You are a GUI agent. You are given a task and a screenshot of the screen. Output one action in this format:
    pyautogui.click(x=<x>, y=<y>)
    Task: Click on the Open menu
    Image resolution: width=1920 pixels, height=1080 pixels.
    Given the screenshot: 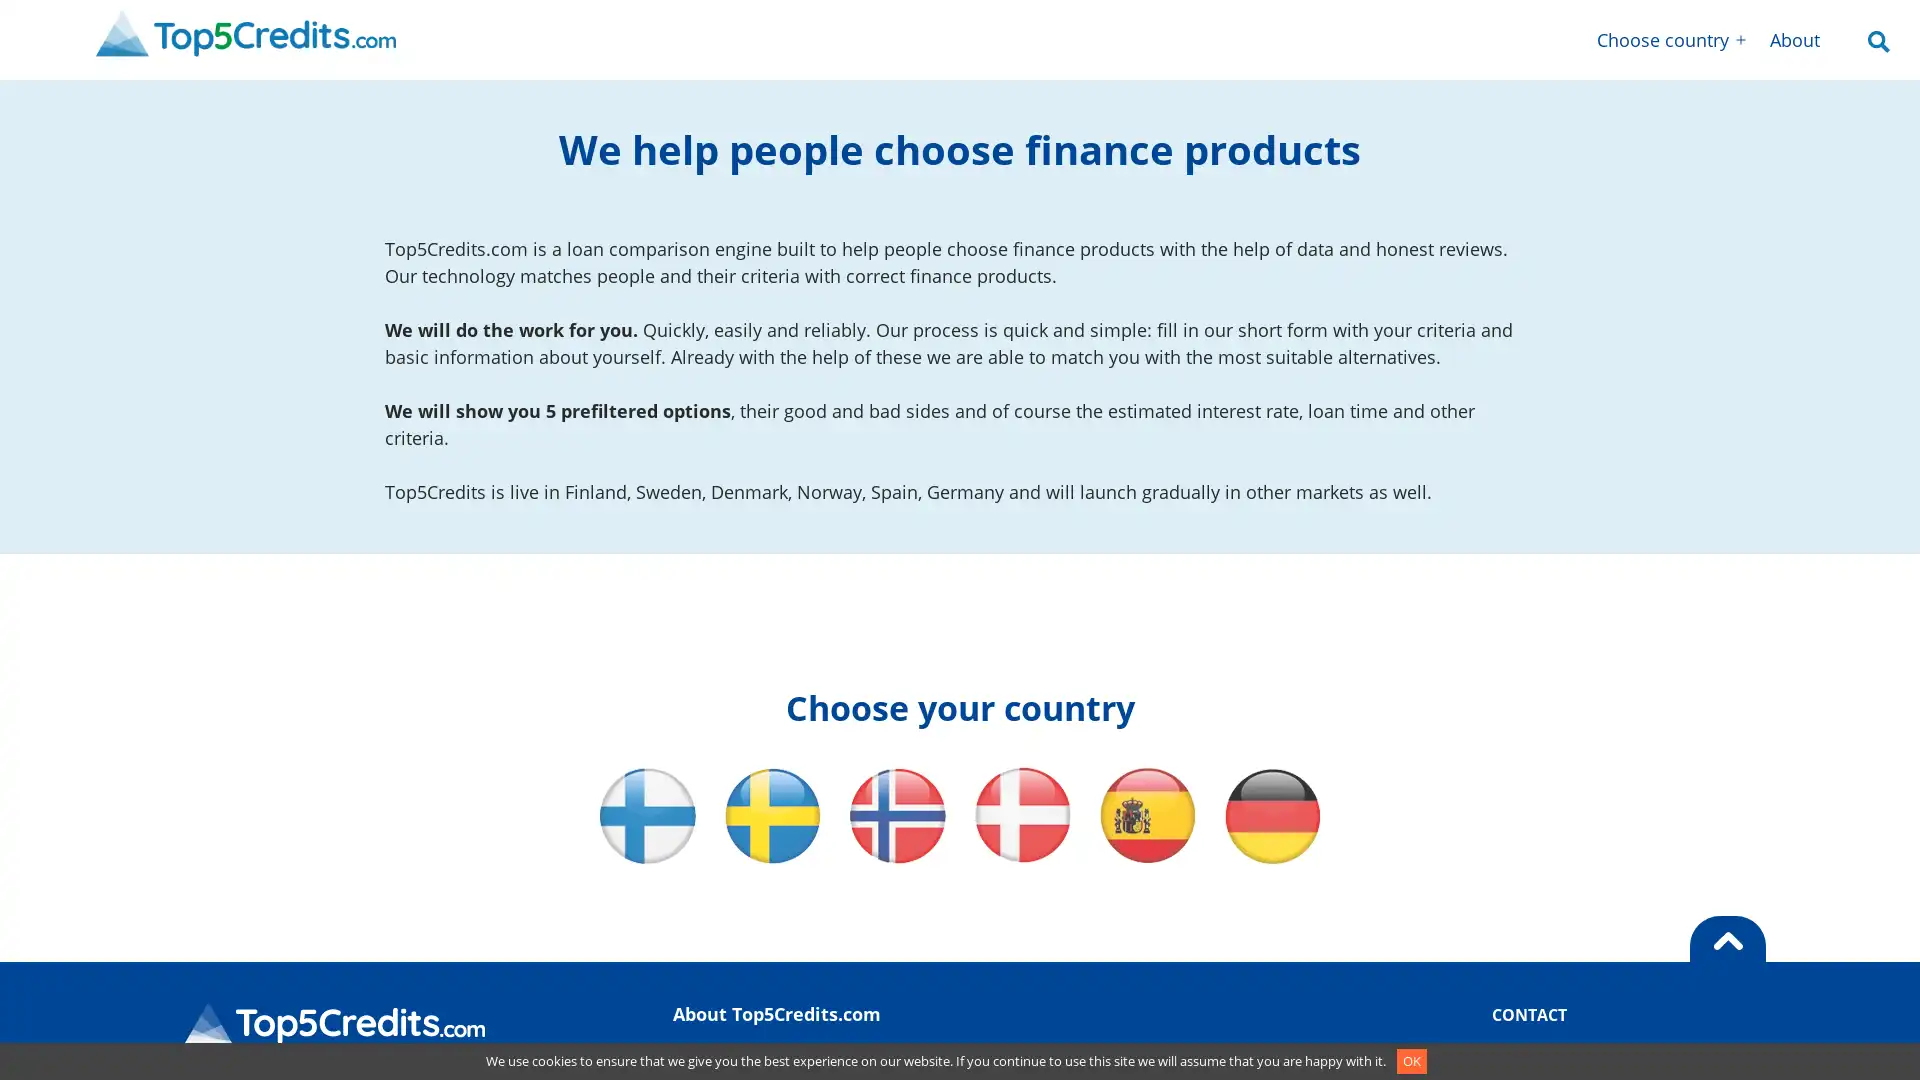 What is the action you would take?
    pyautogui.click(x=1740, y=39)
    